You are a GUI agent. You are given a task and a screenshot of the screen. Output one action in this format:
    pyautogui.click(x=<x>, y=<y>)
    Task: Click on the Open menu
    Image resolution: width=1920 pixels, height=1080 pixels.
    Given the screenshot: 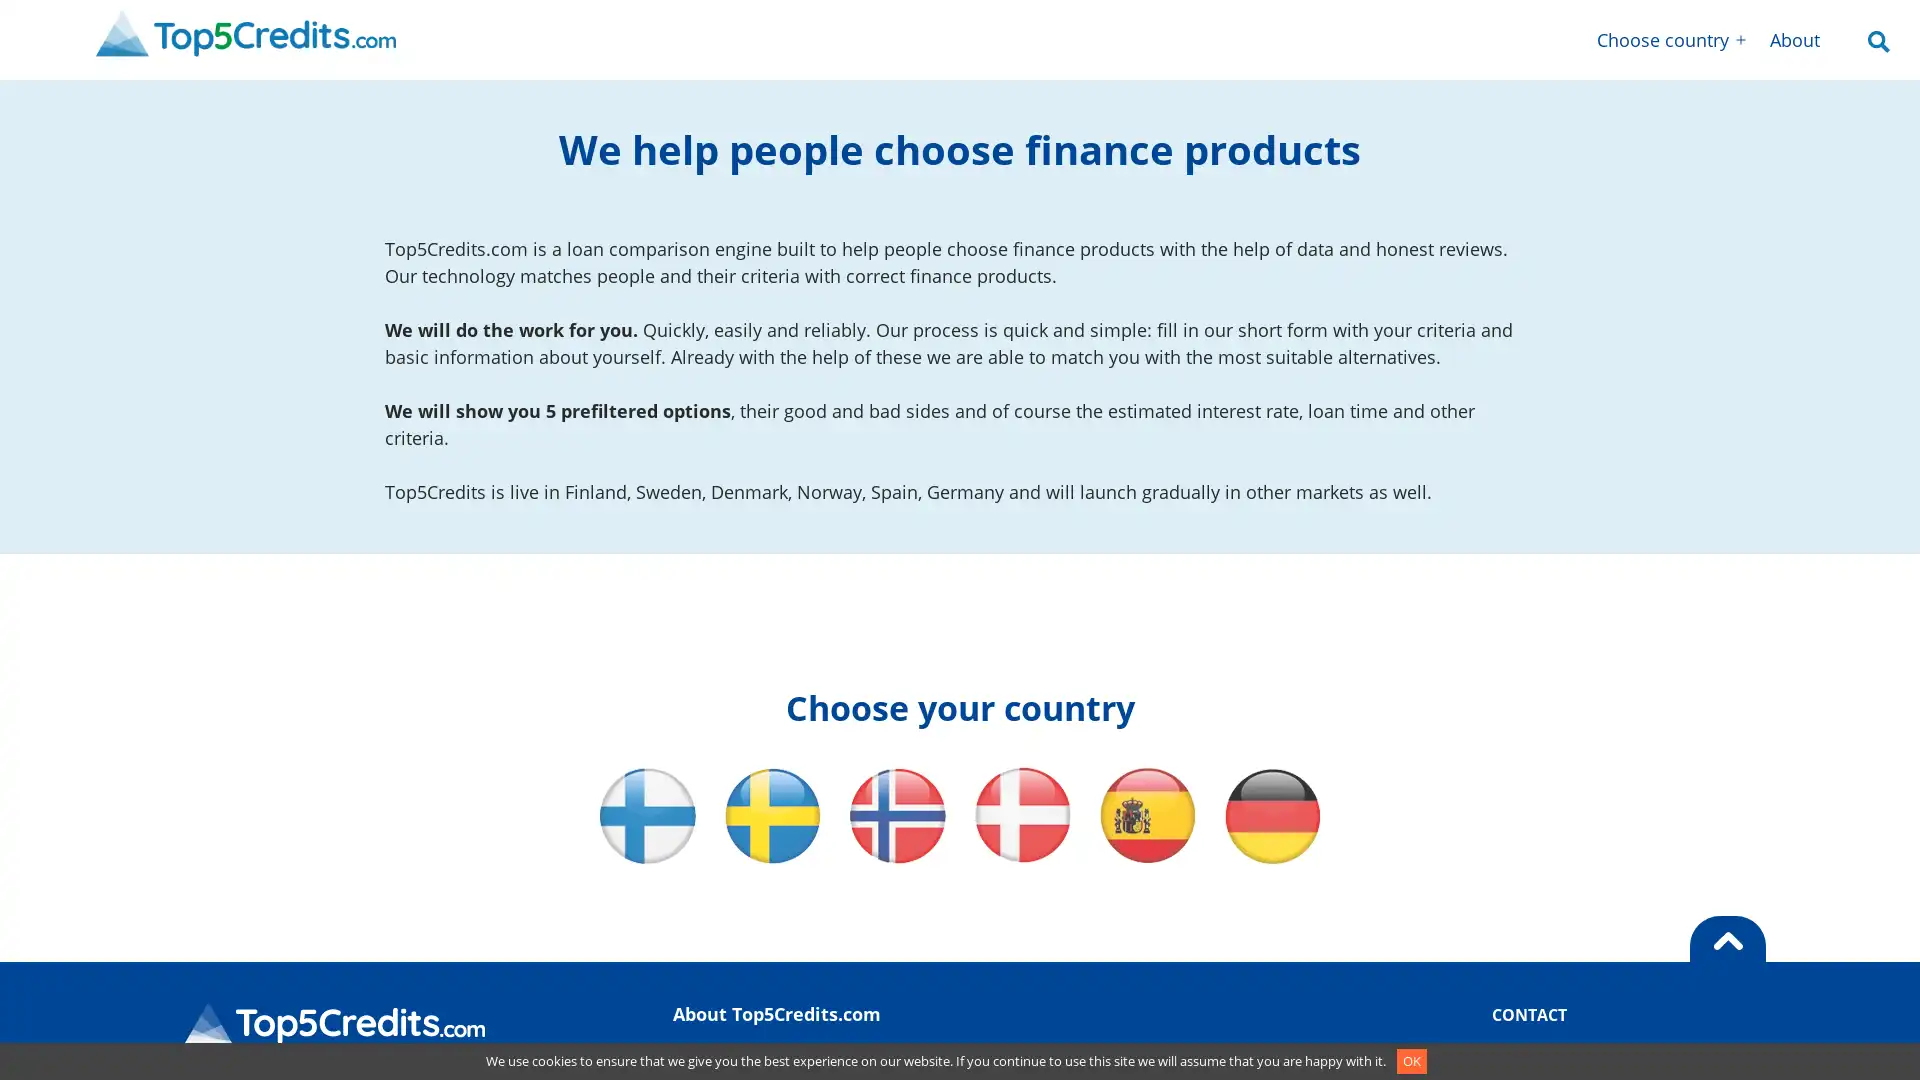 What is the action you would take?
    pyautogui.click(x=1740, y=39)
    